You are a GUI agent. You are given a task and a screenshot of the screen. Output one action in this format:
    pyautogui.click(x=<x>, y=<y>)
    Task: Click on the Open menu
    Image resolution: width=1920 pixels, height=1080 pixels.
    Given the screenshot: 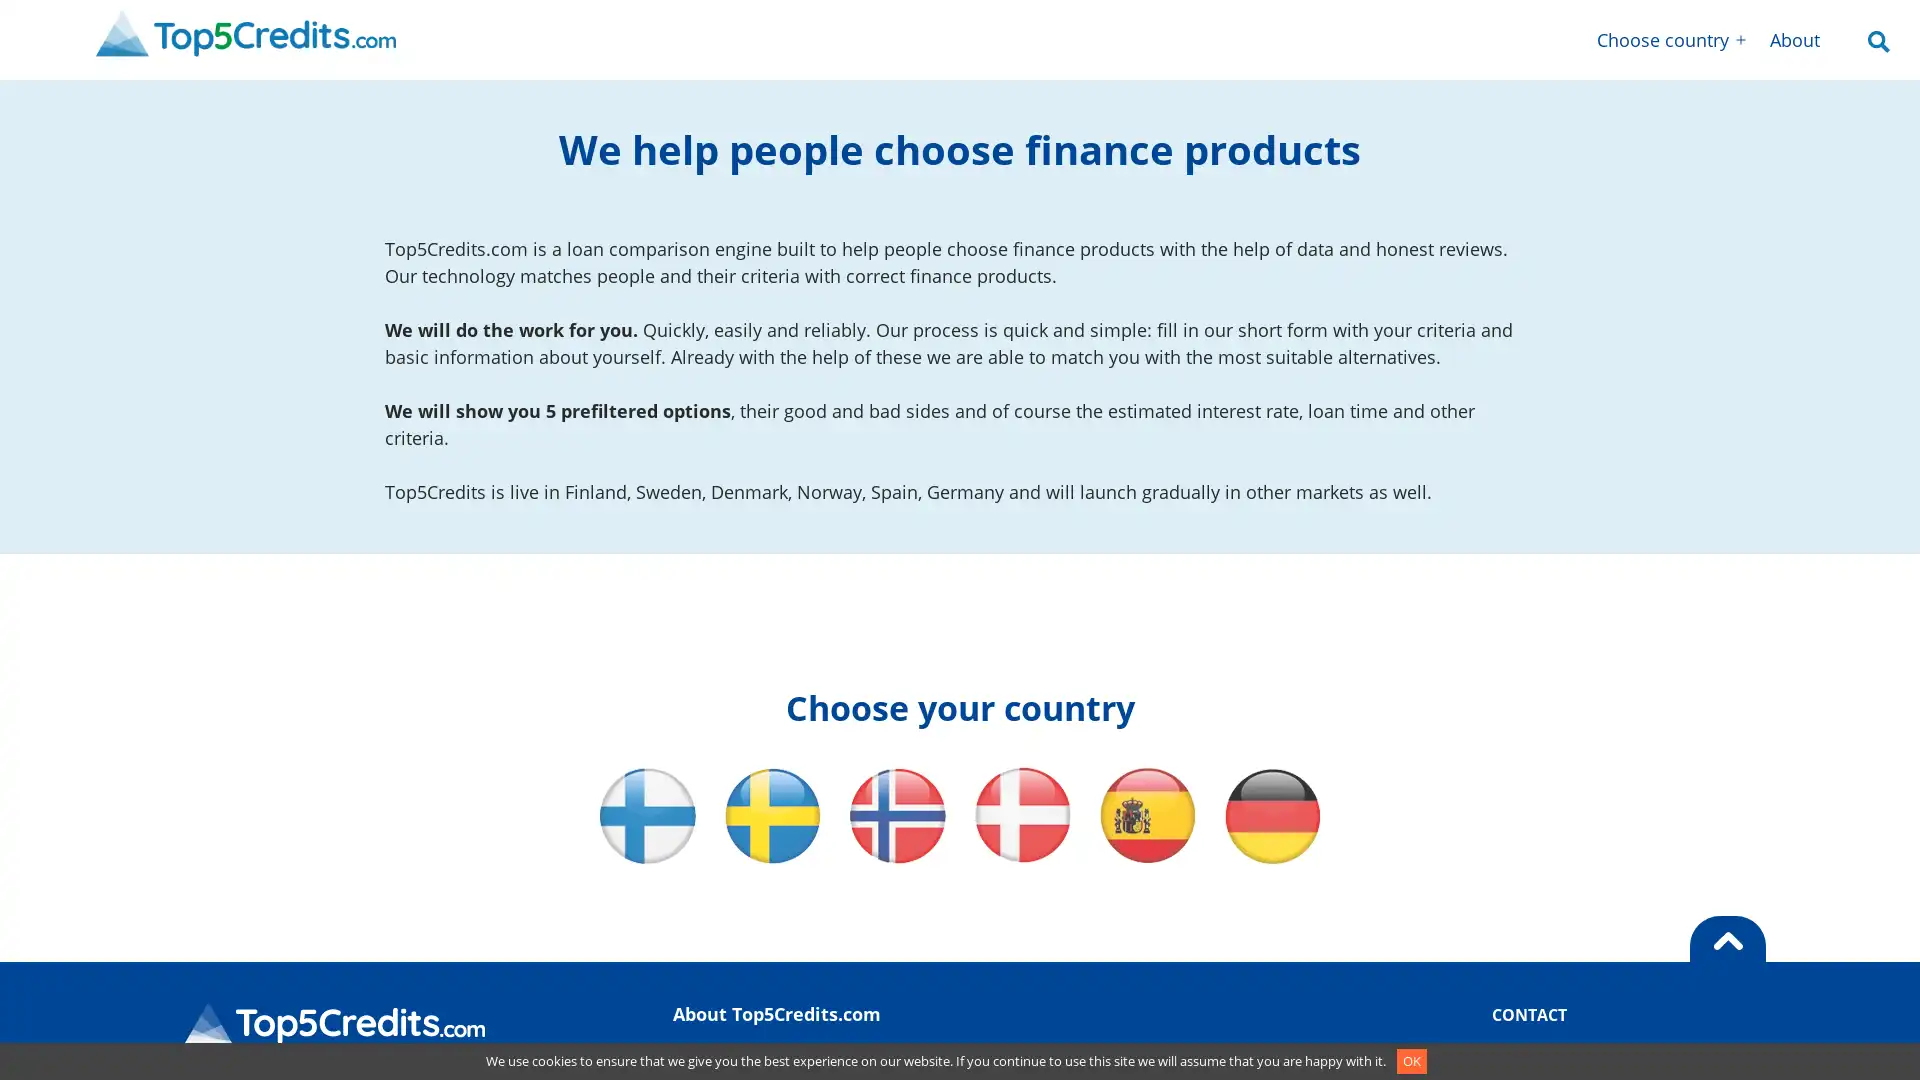 What is the action you would take?
    pyautogui.click(x=1740, y=39)
    